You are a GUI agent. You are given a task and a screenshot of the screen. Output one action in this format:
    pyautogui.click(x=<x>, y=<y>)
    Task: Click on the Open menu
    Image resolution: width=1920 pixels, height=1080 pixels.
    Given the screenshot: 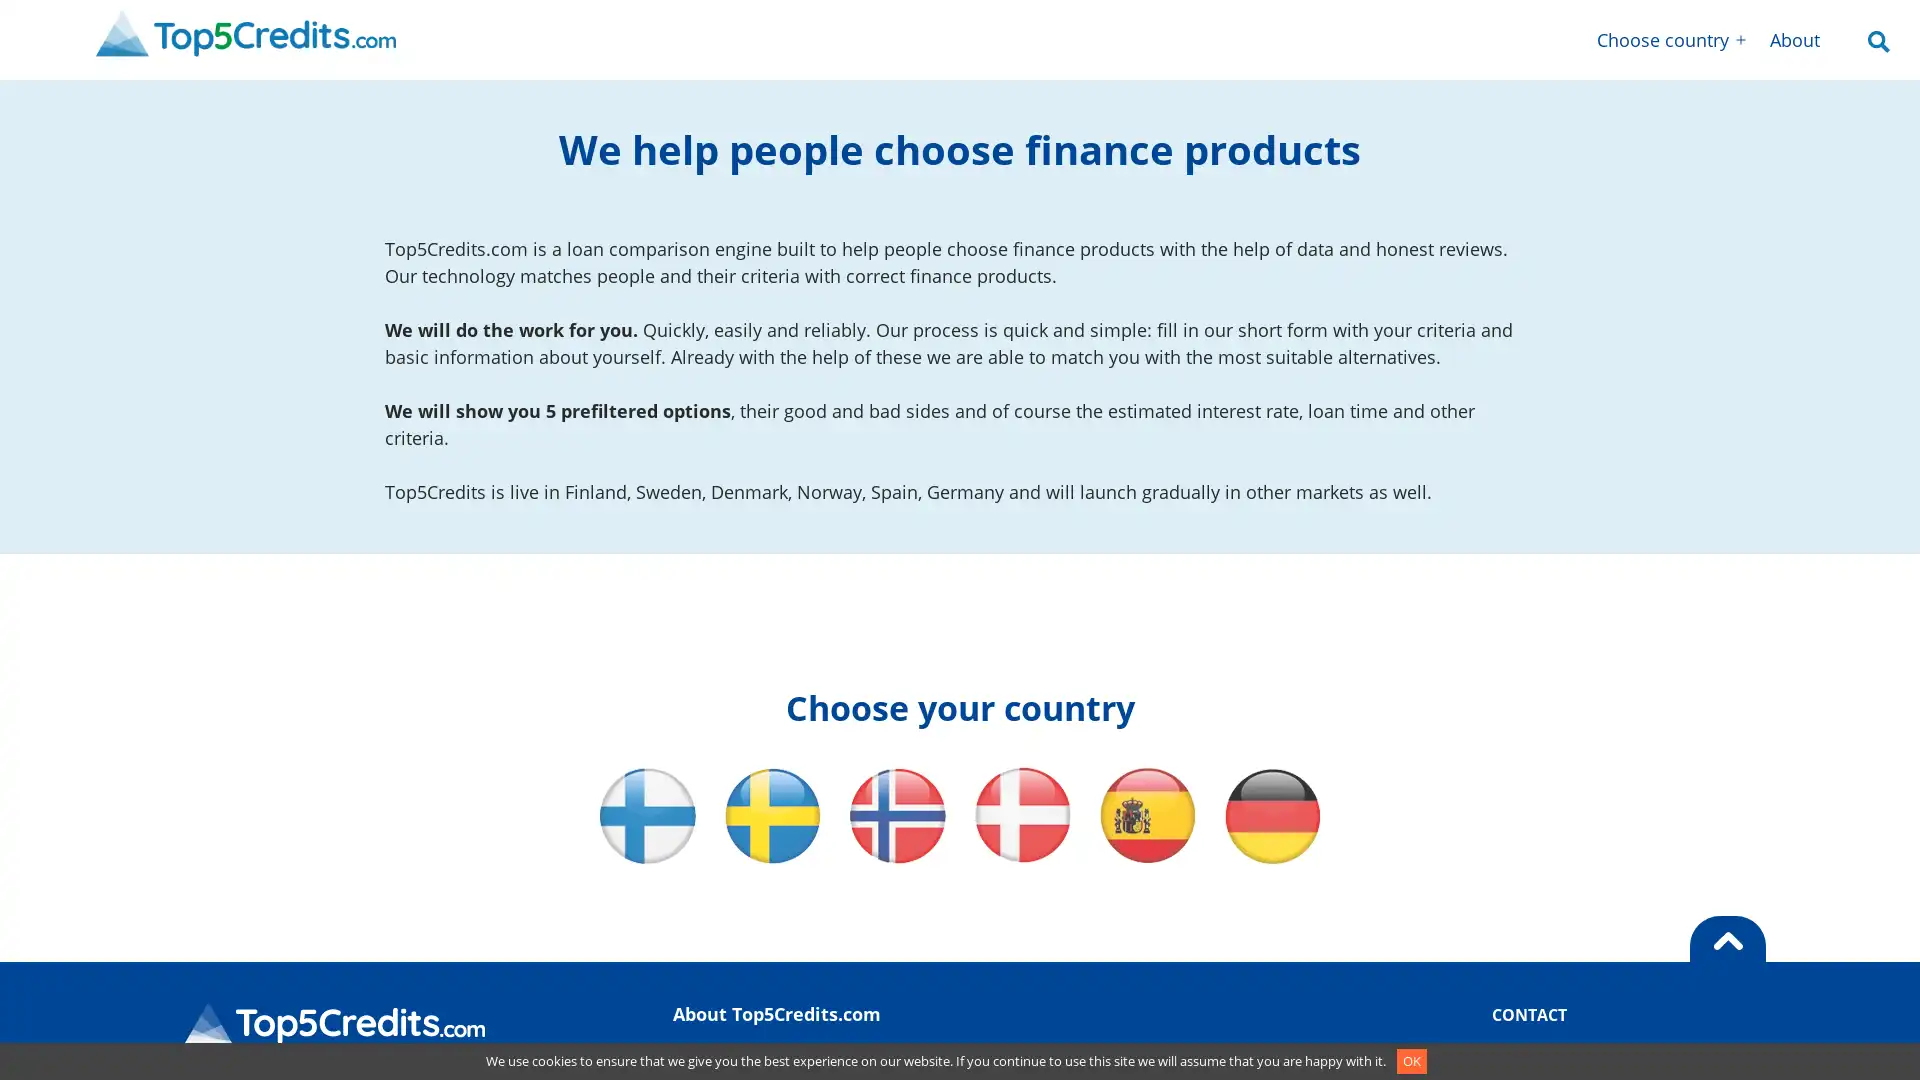 What is the action you would take?
    pyautogui.click(x=1740, y=39)
    